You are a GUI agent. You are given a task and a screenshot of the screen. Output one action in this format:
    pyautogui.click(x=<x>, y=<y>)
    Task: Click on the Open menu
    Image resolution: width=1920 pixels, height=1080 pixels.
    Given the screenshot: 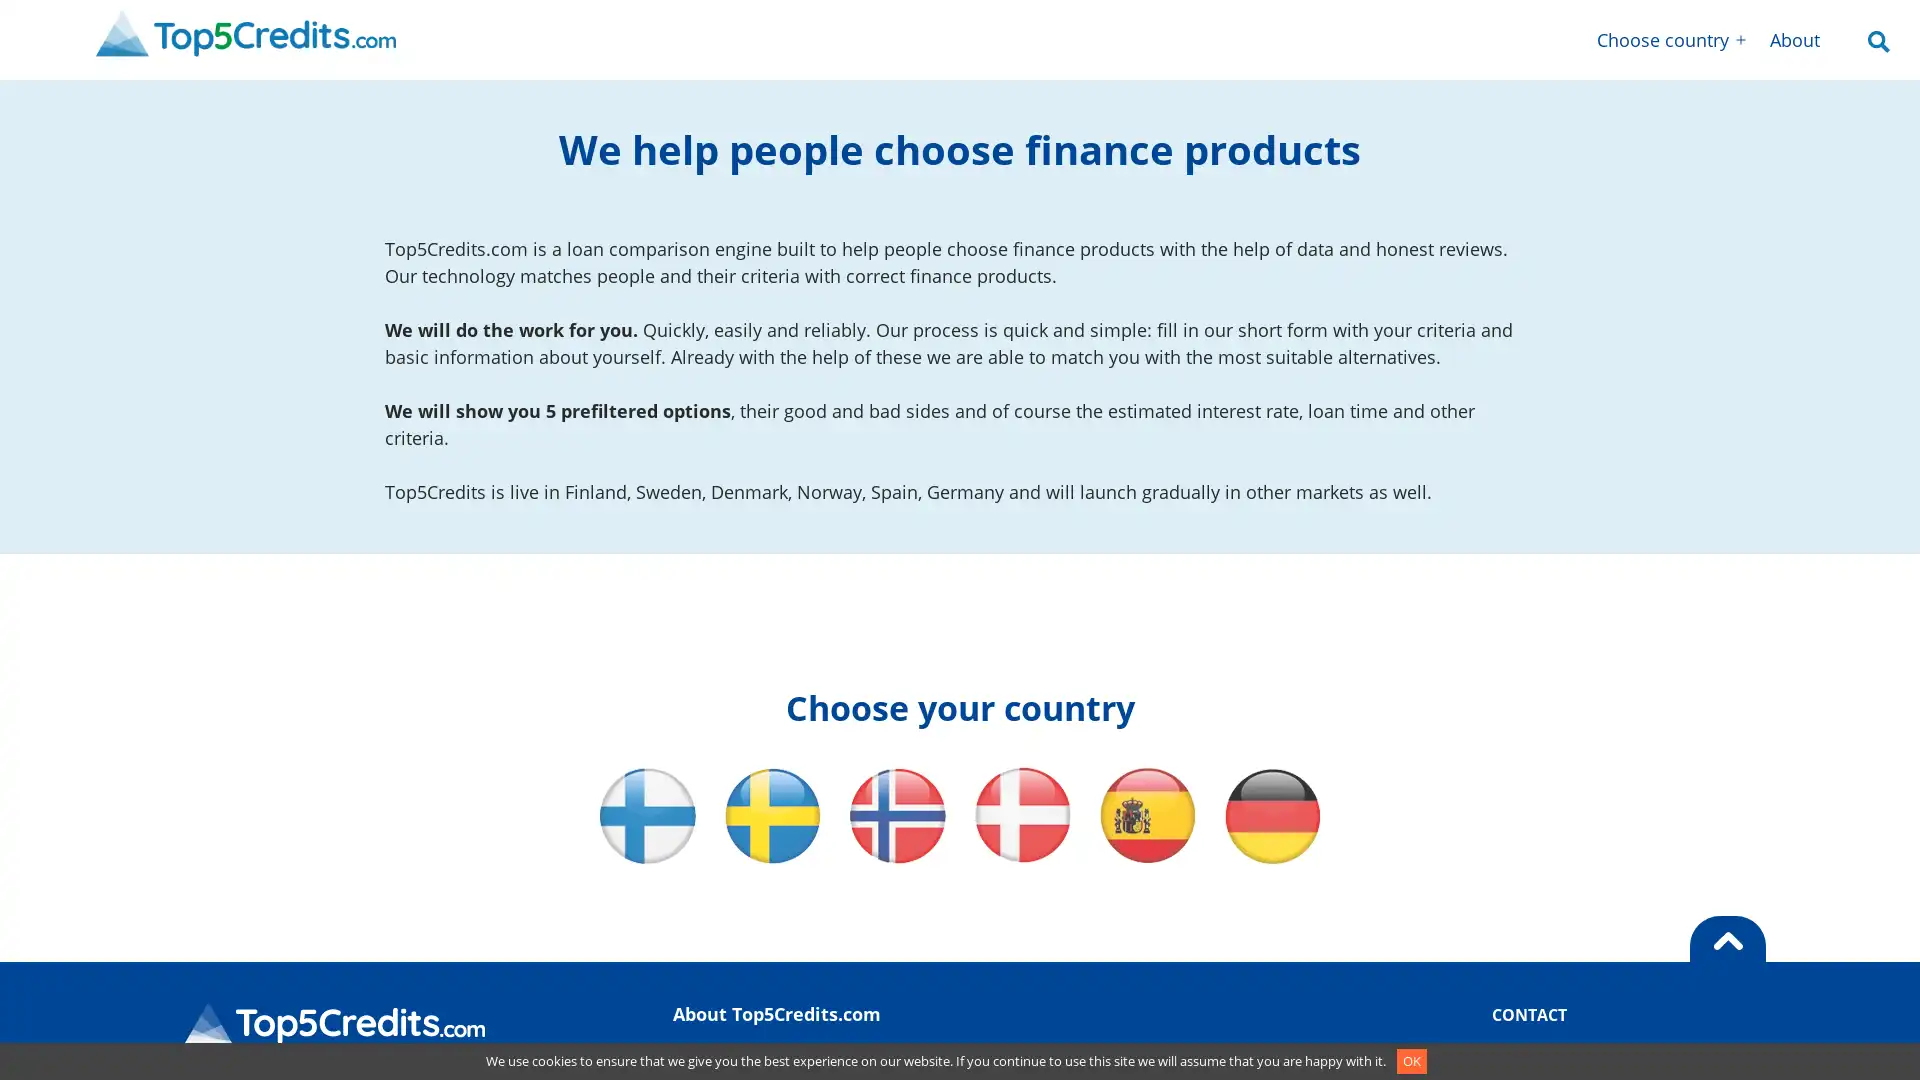 What is the action you would take?
    pyautogui.click(x=1740, y=39)
    